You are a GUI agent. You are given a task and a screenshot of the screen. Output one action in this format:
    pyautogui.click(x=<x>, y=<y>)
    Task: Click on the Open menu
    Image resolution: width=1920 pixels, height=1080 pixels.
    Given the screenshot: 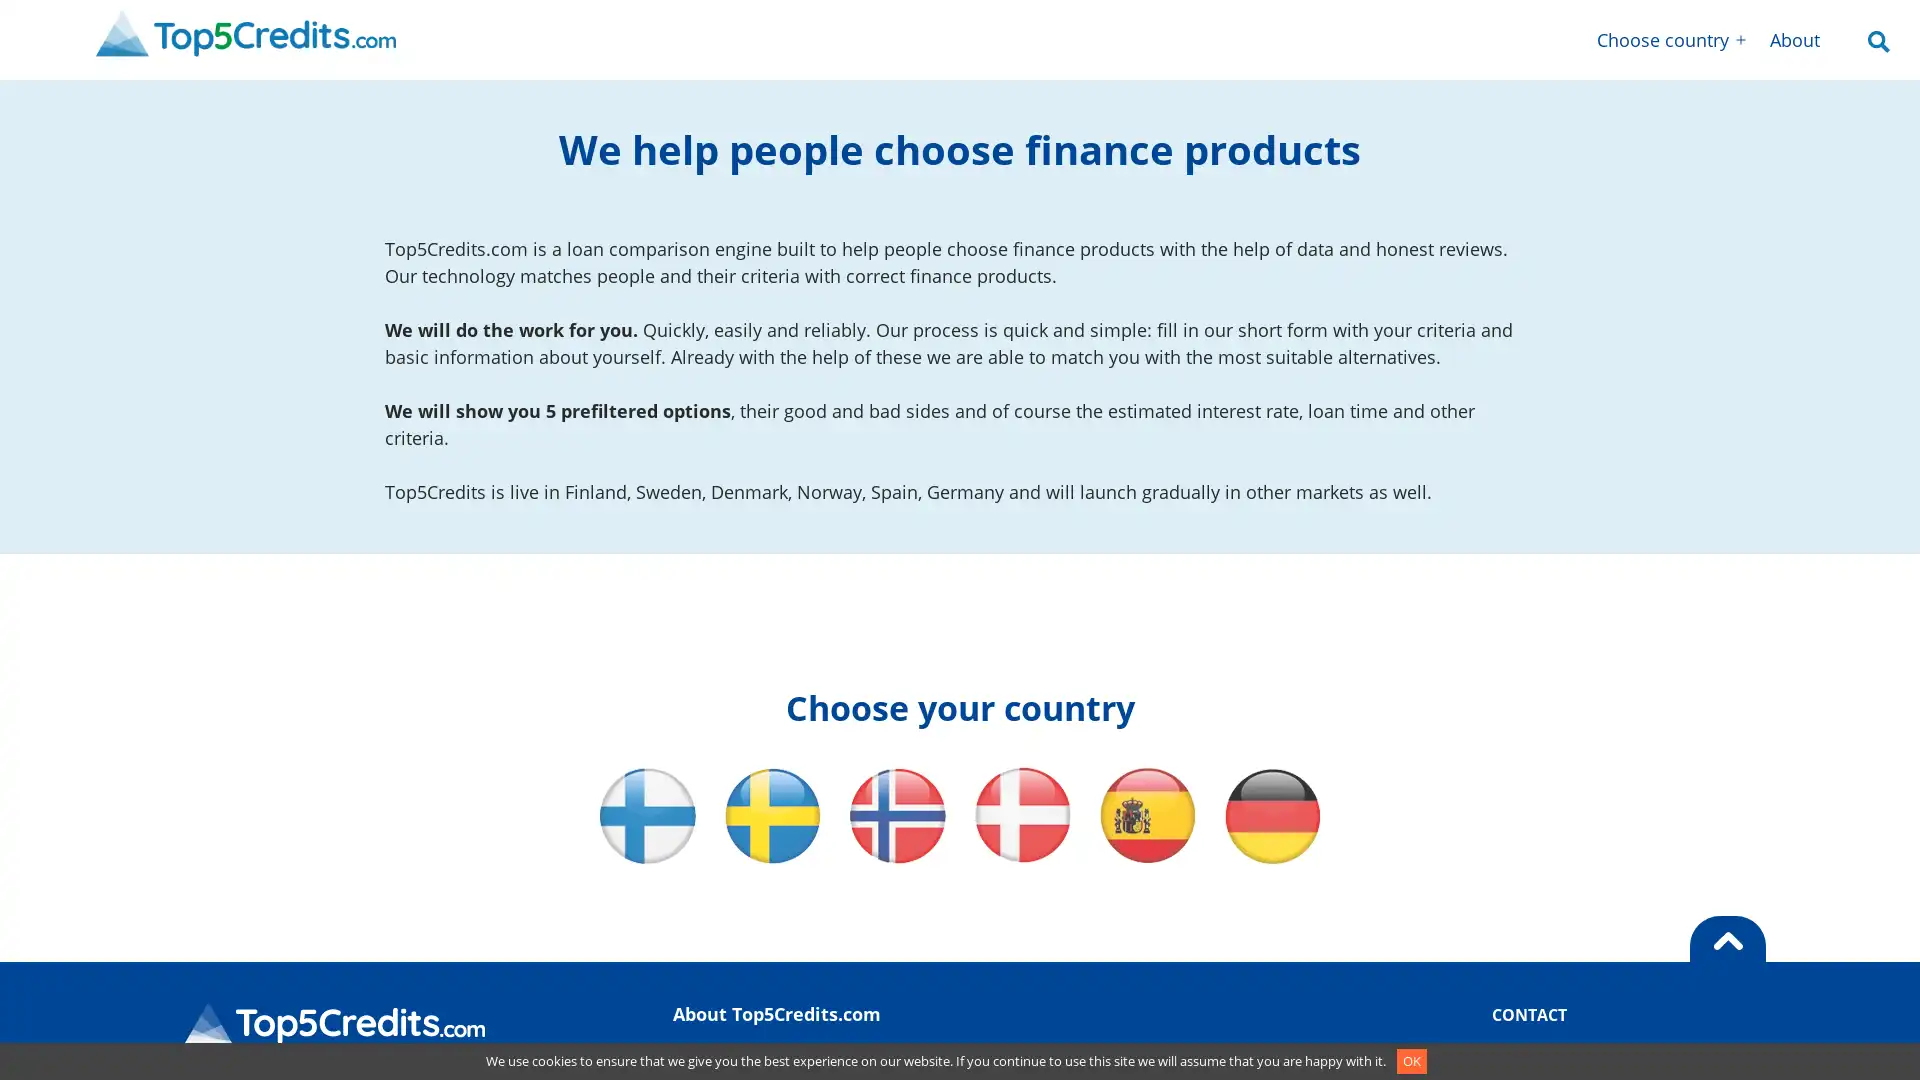 What is the action you would take?
    pyautogui.click(x=1740, y=39)
    